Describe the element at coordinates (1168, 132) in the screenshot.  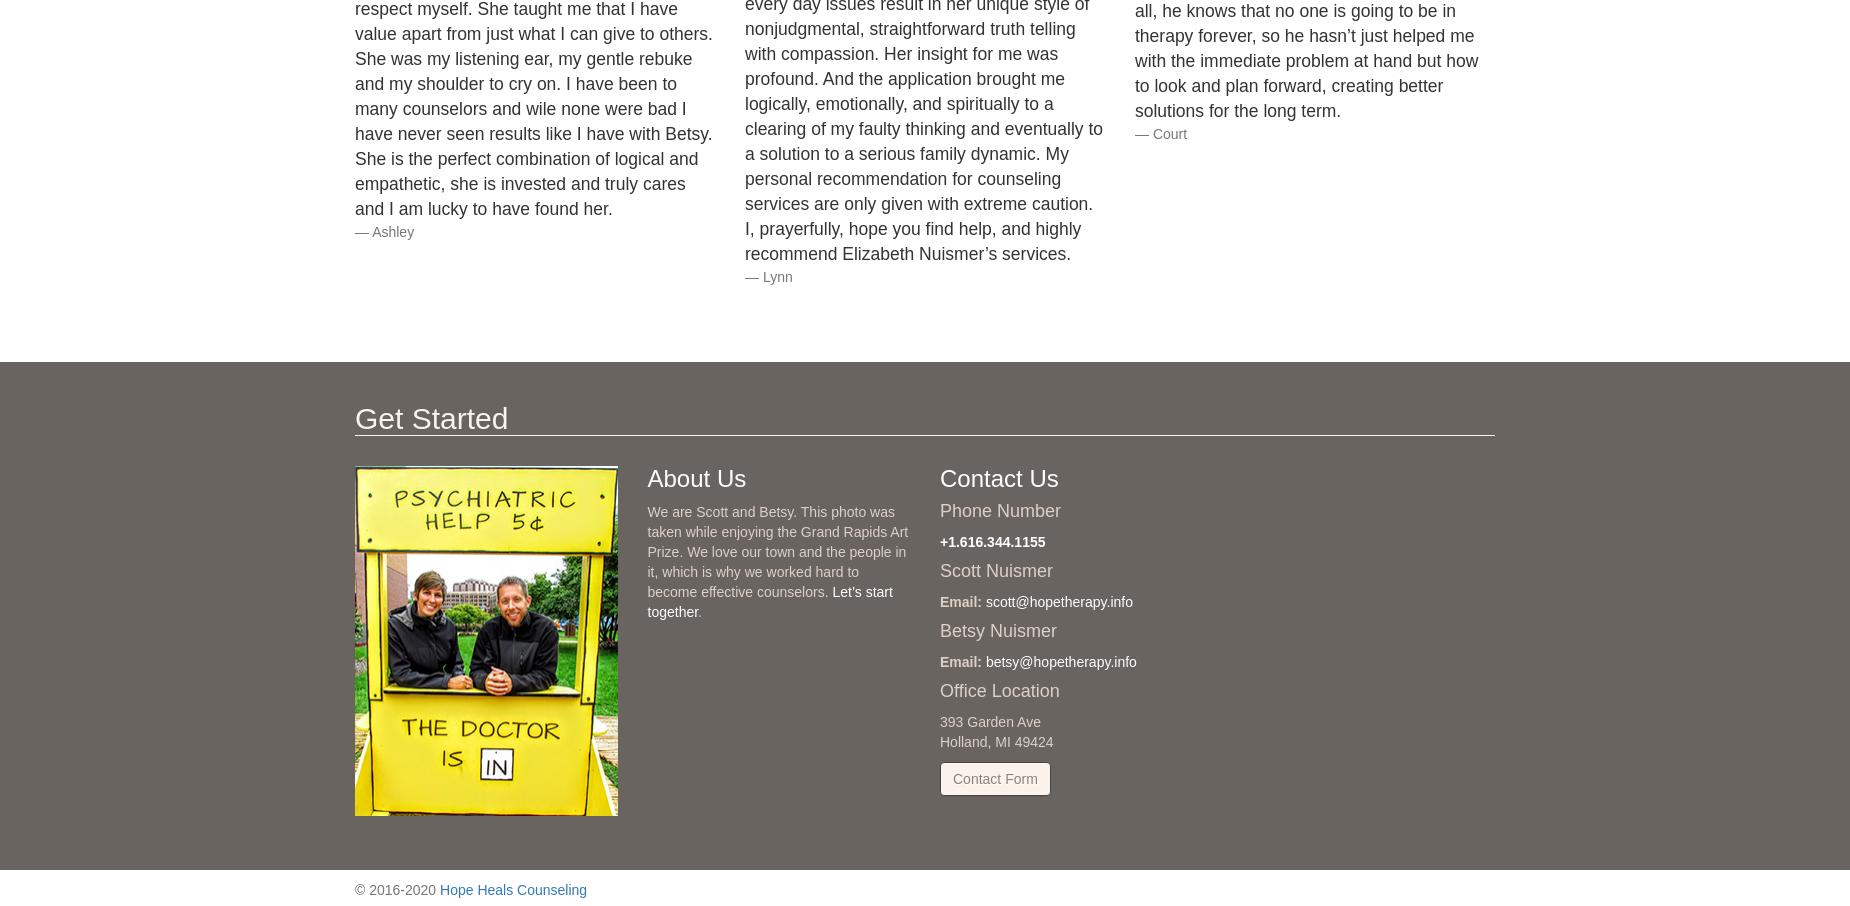
I see `'Court'` at that location.